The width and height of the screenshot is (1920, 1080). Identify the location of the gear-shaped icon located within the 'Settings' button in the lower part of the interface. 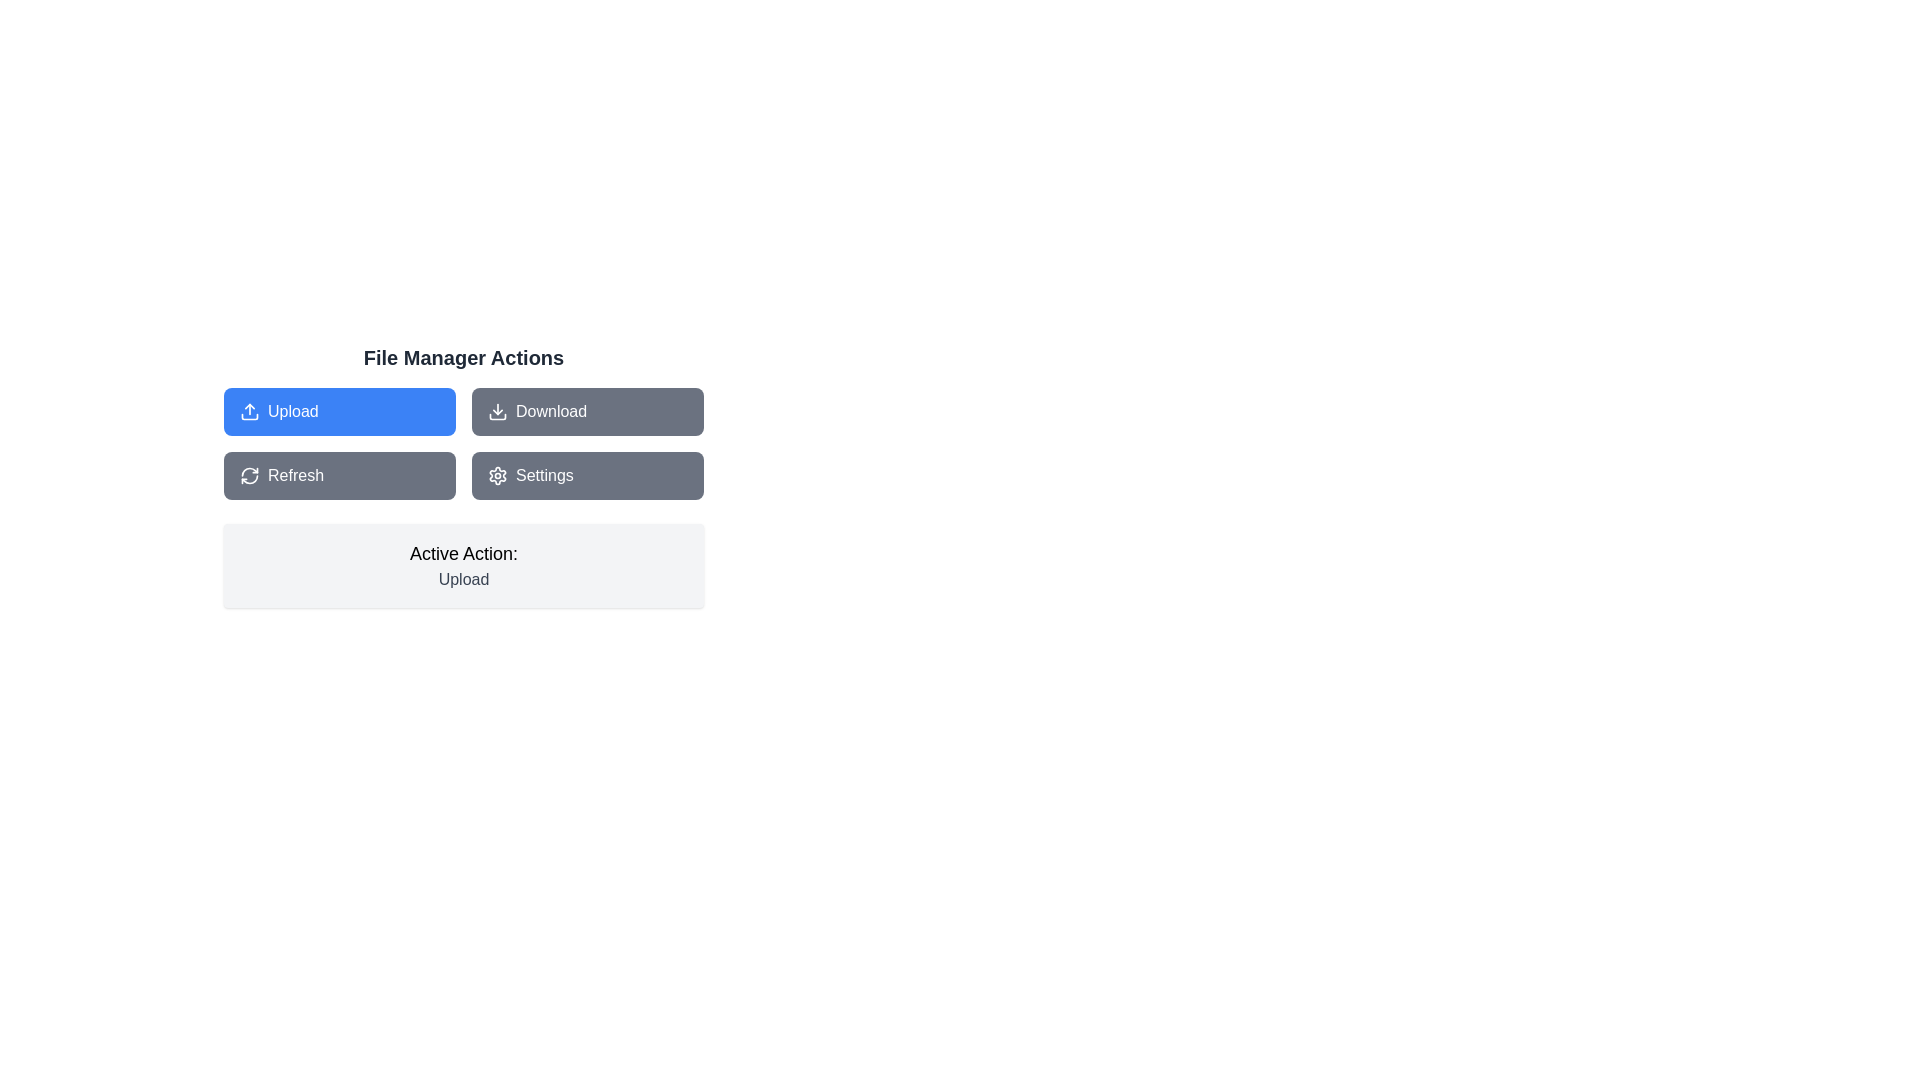
(498, 475).